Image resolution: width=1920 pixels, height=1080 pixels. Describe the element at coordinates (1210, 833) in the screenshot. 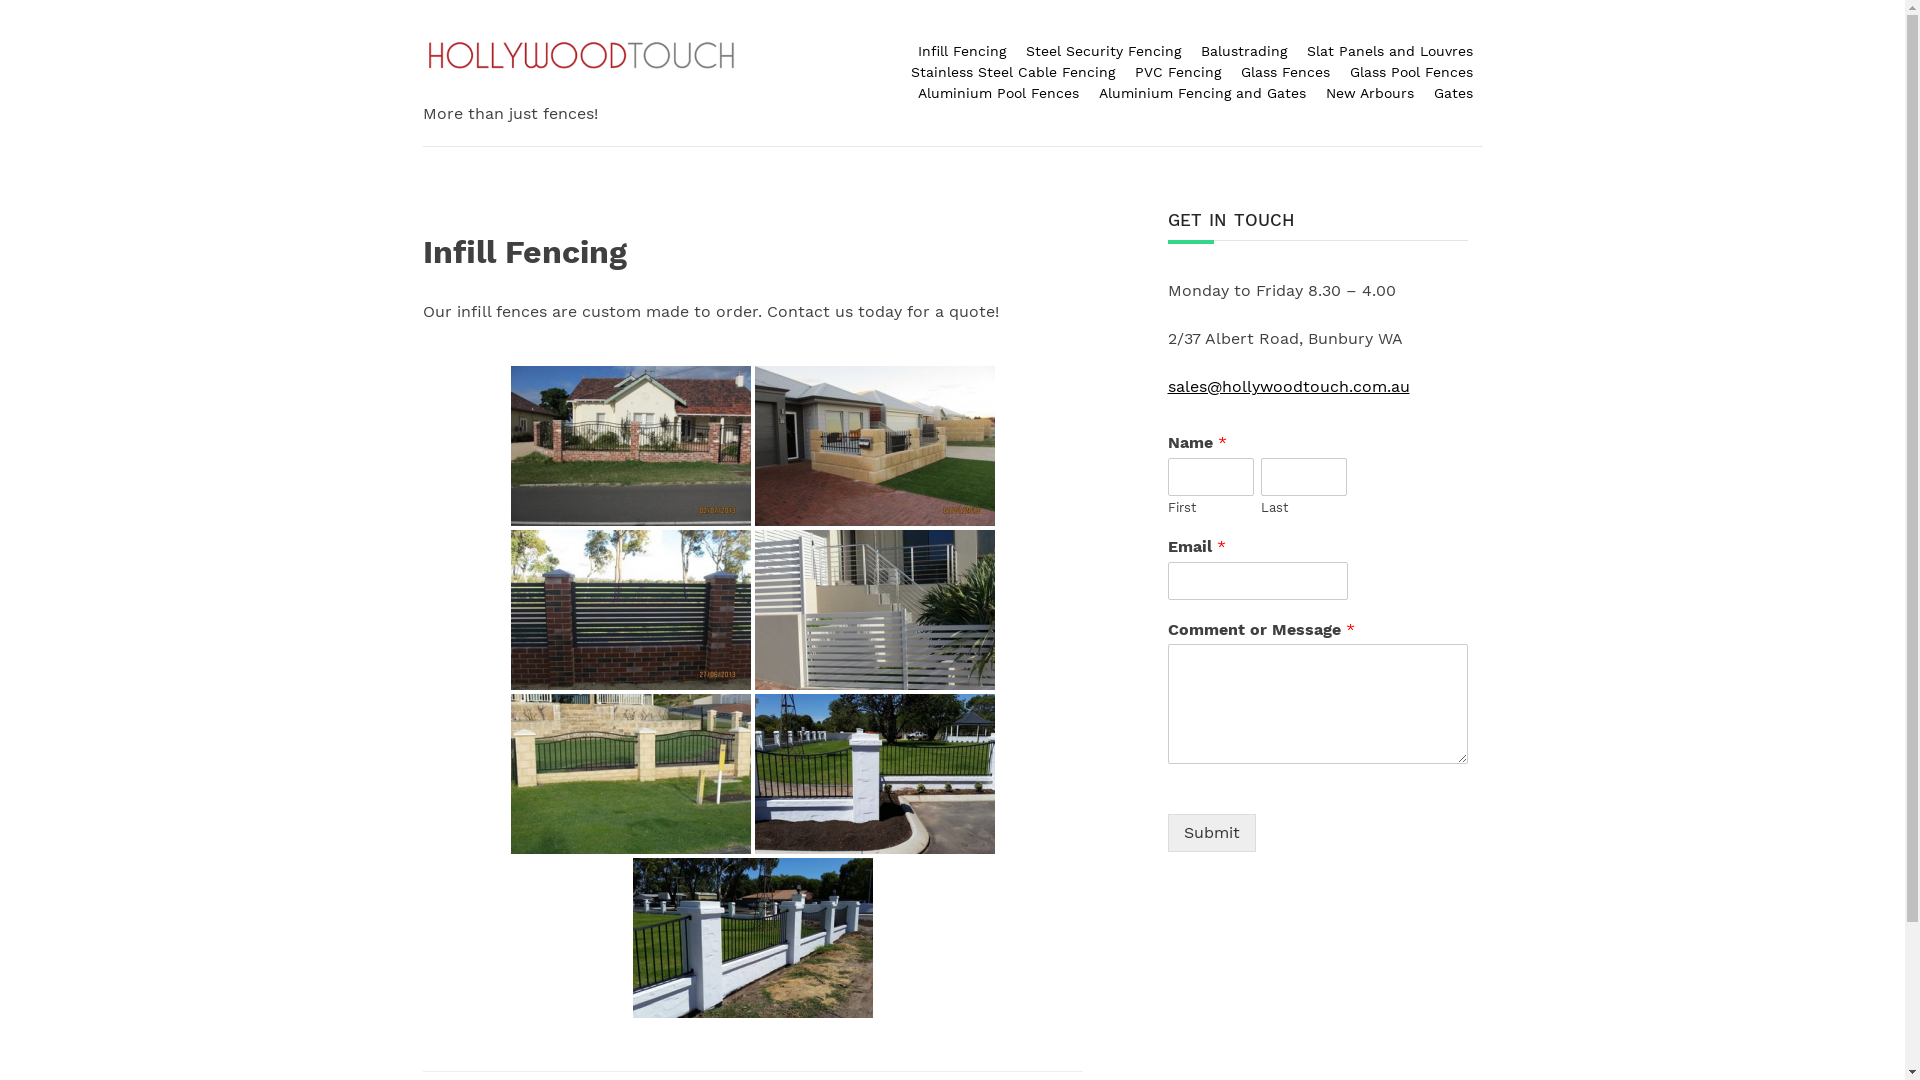

I see `'Submit'` at that location.